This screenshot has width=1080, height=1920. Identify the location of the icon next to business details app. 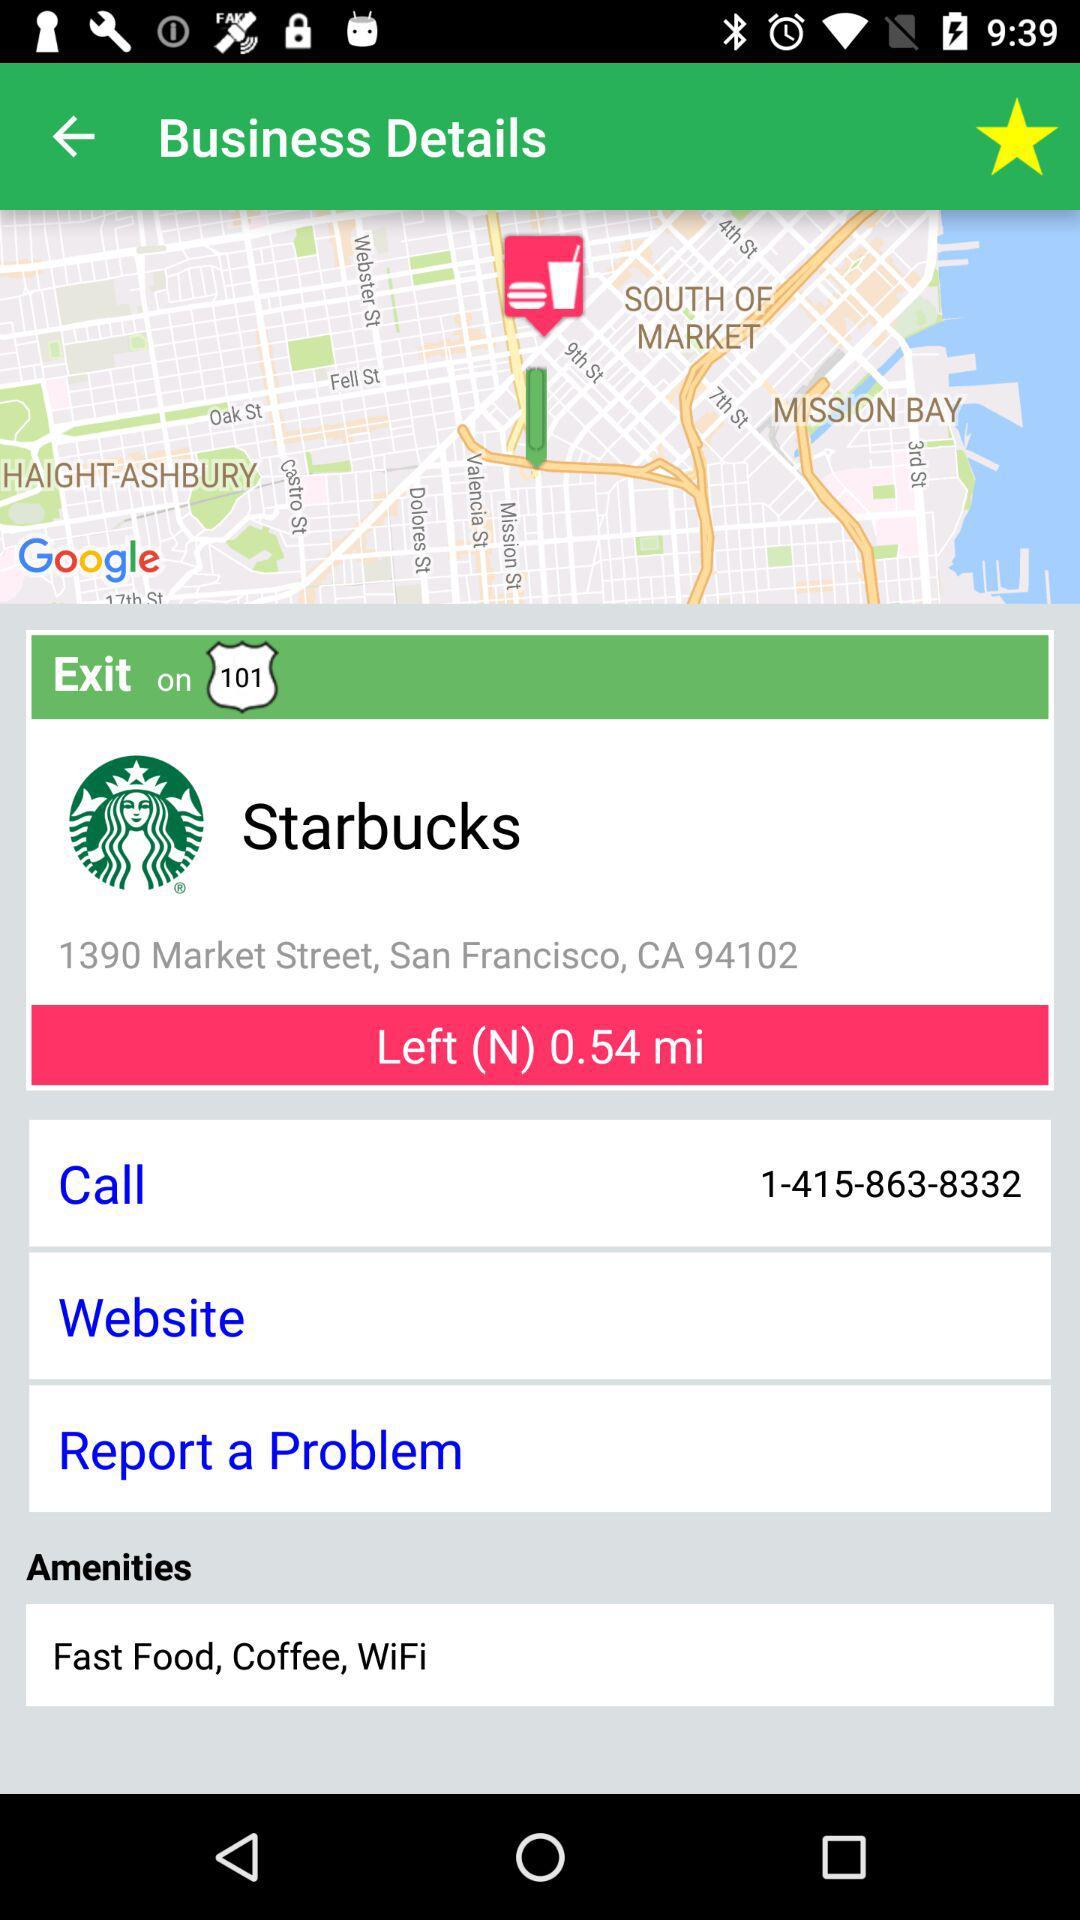
(72, 135).